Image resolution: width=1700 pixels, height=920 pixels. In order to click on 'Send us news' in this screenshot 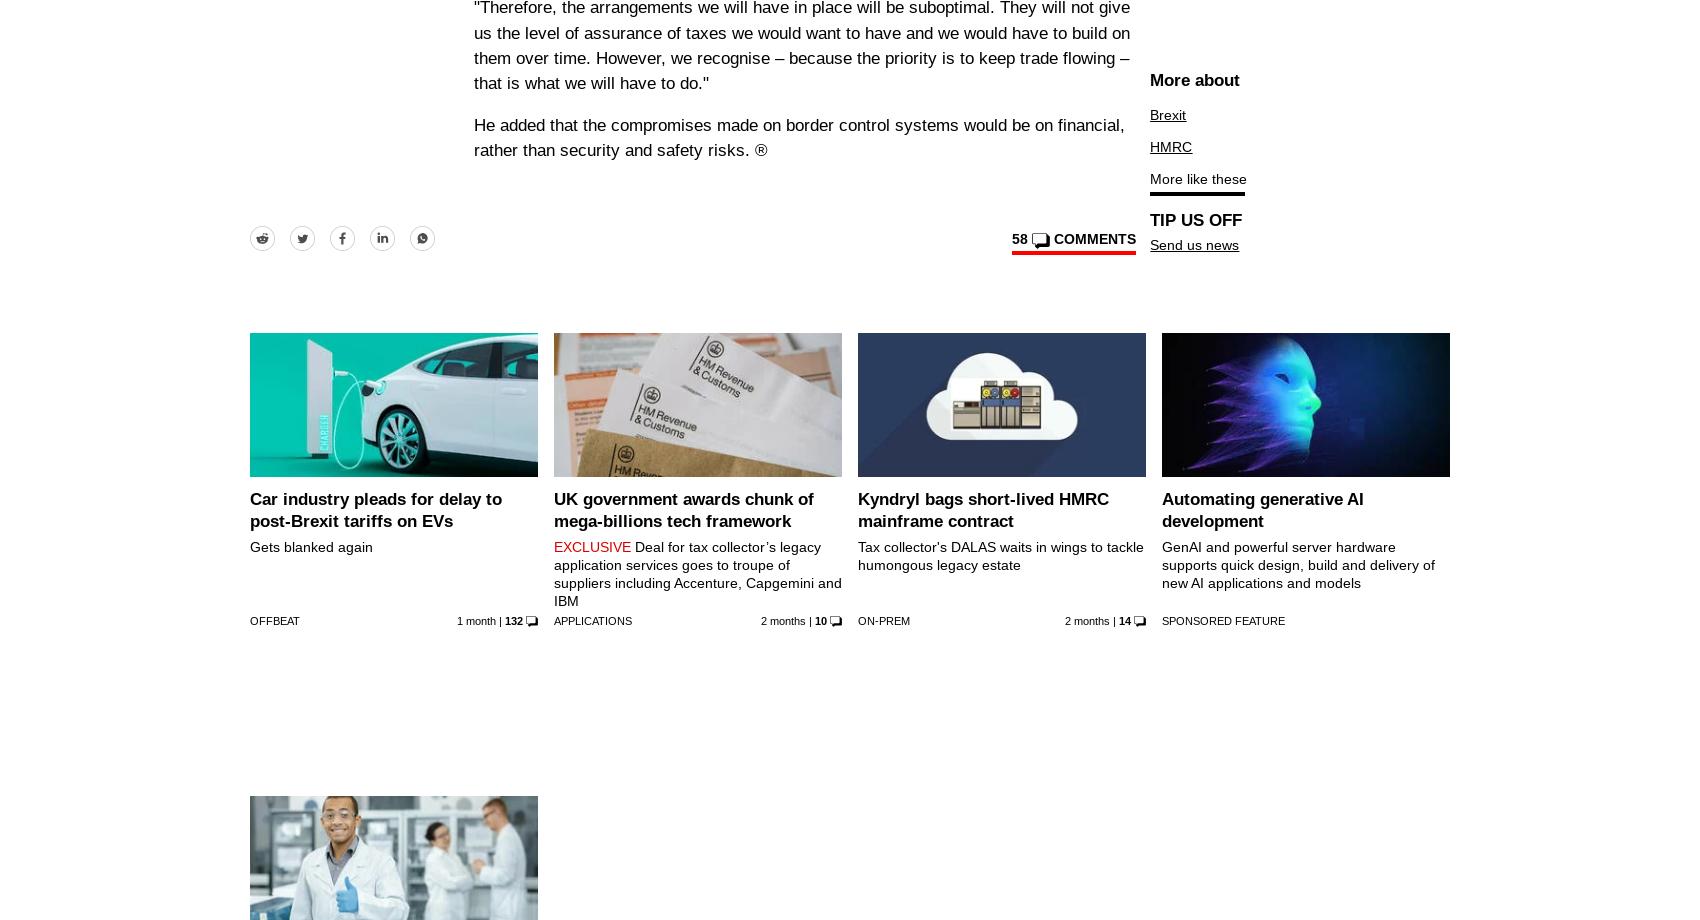, I will do `click(1193, 244)`.